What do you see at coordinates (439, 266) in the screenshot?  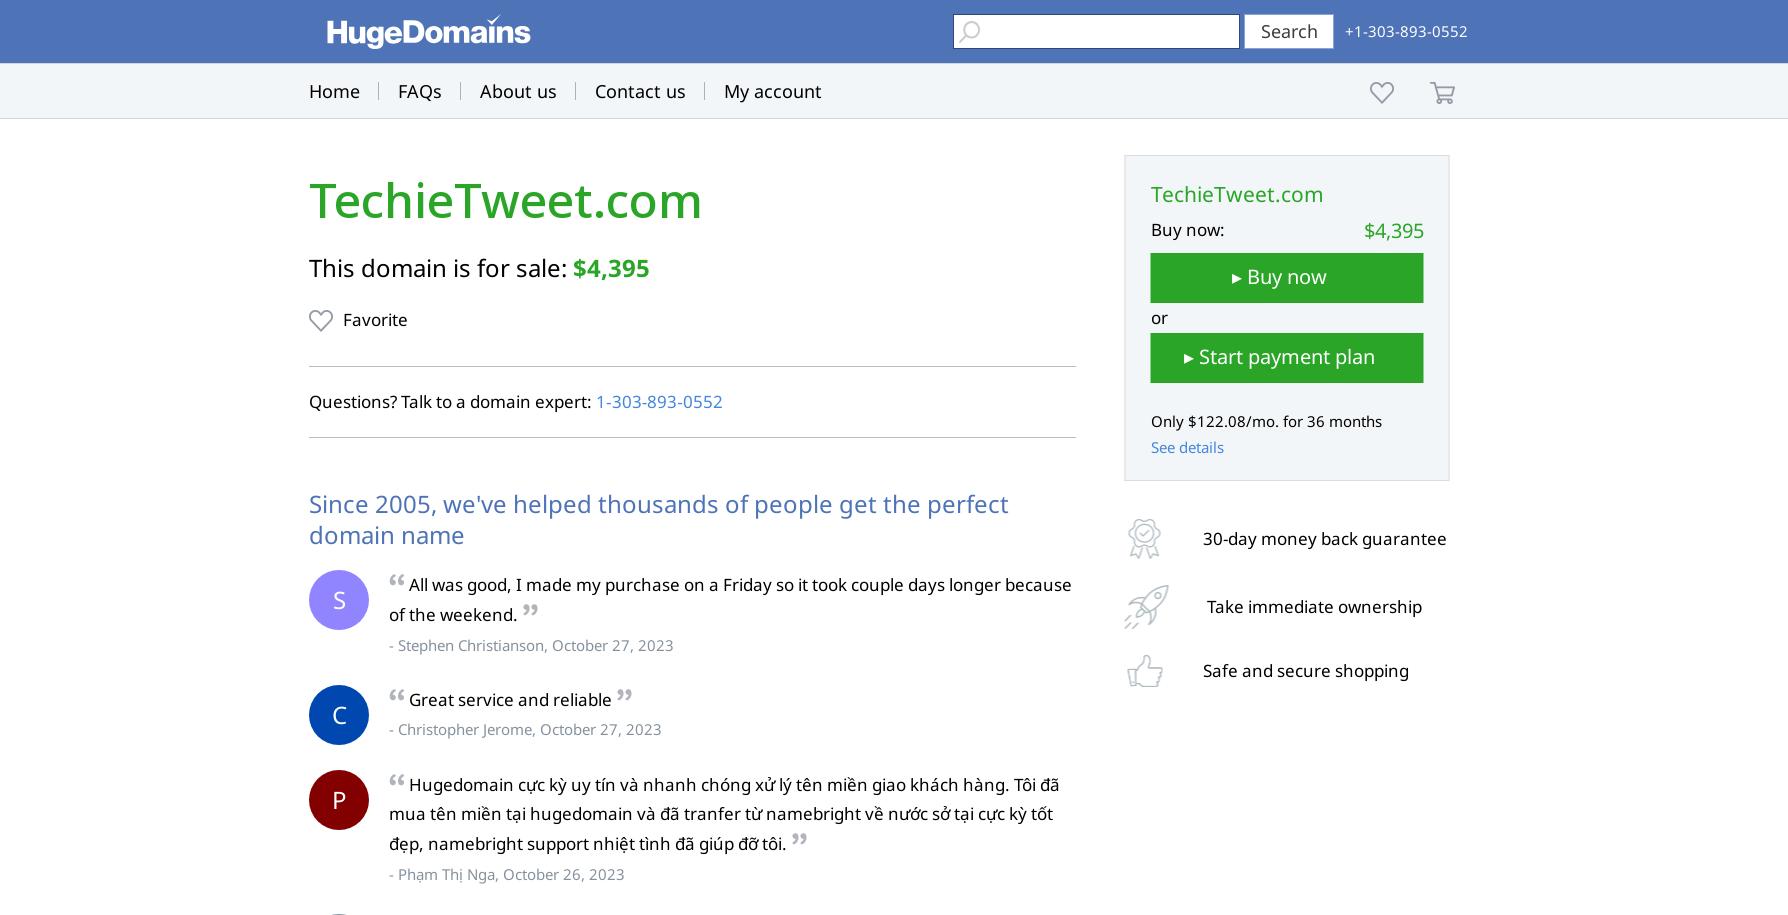 I see `'This domain is for sale:'` at bounding box center [439, 266].